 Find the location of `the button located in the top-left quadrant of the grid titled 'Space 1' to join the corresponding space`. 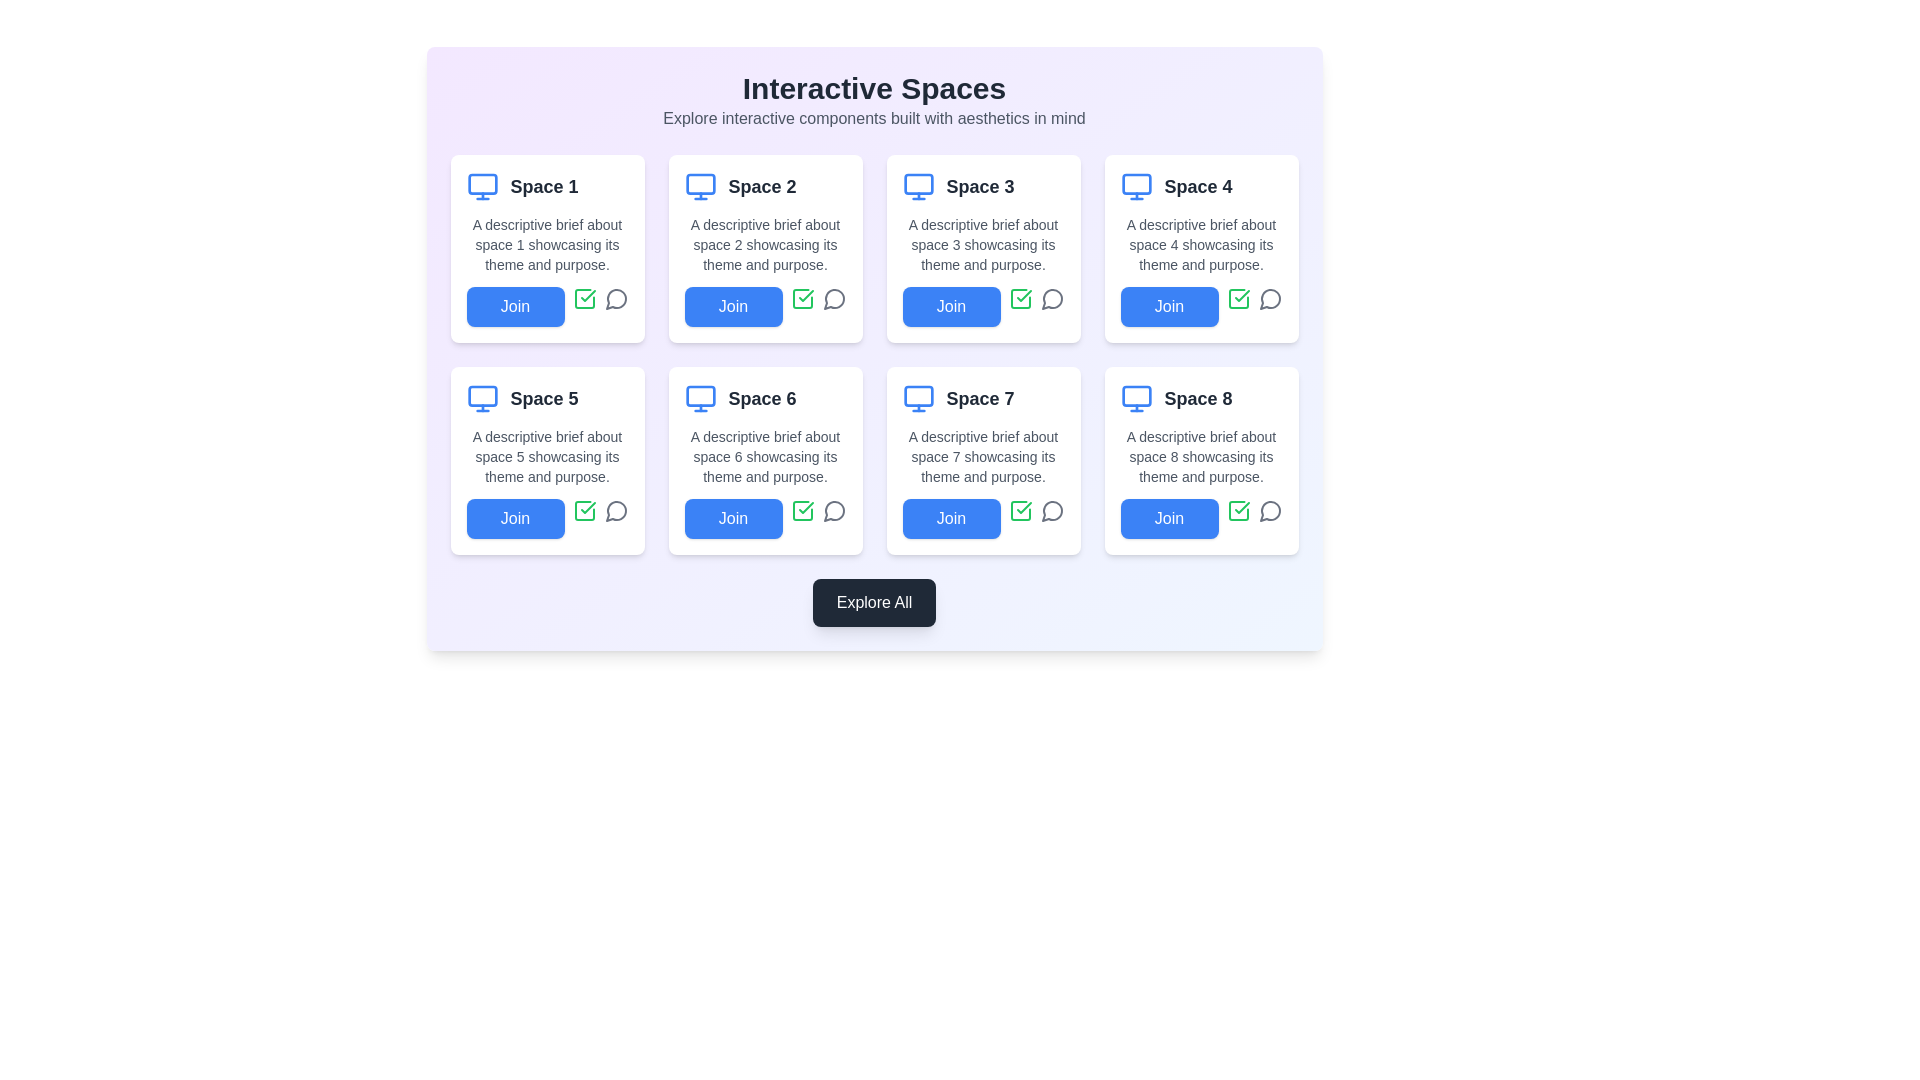

the button located in the top-left quadrant of the grid titled 'Space 1' to join the corresponding space is located at coordinates (515, 307).